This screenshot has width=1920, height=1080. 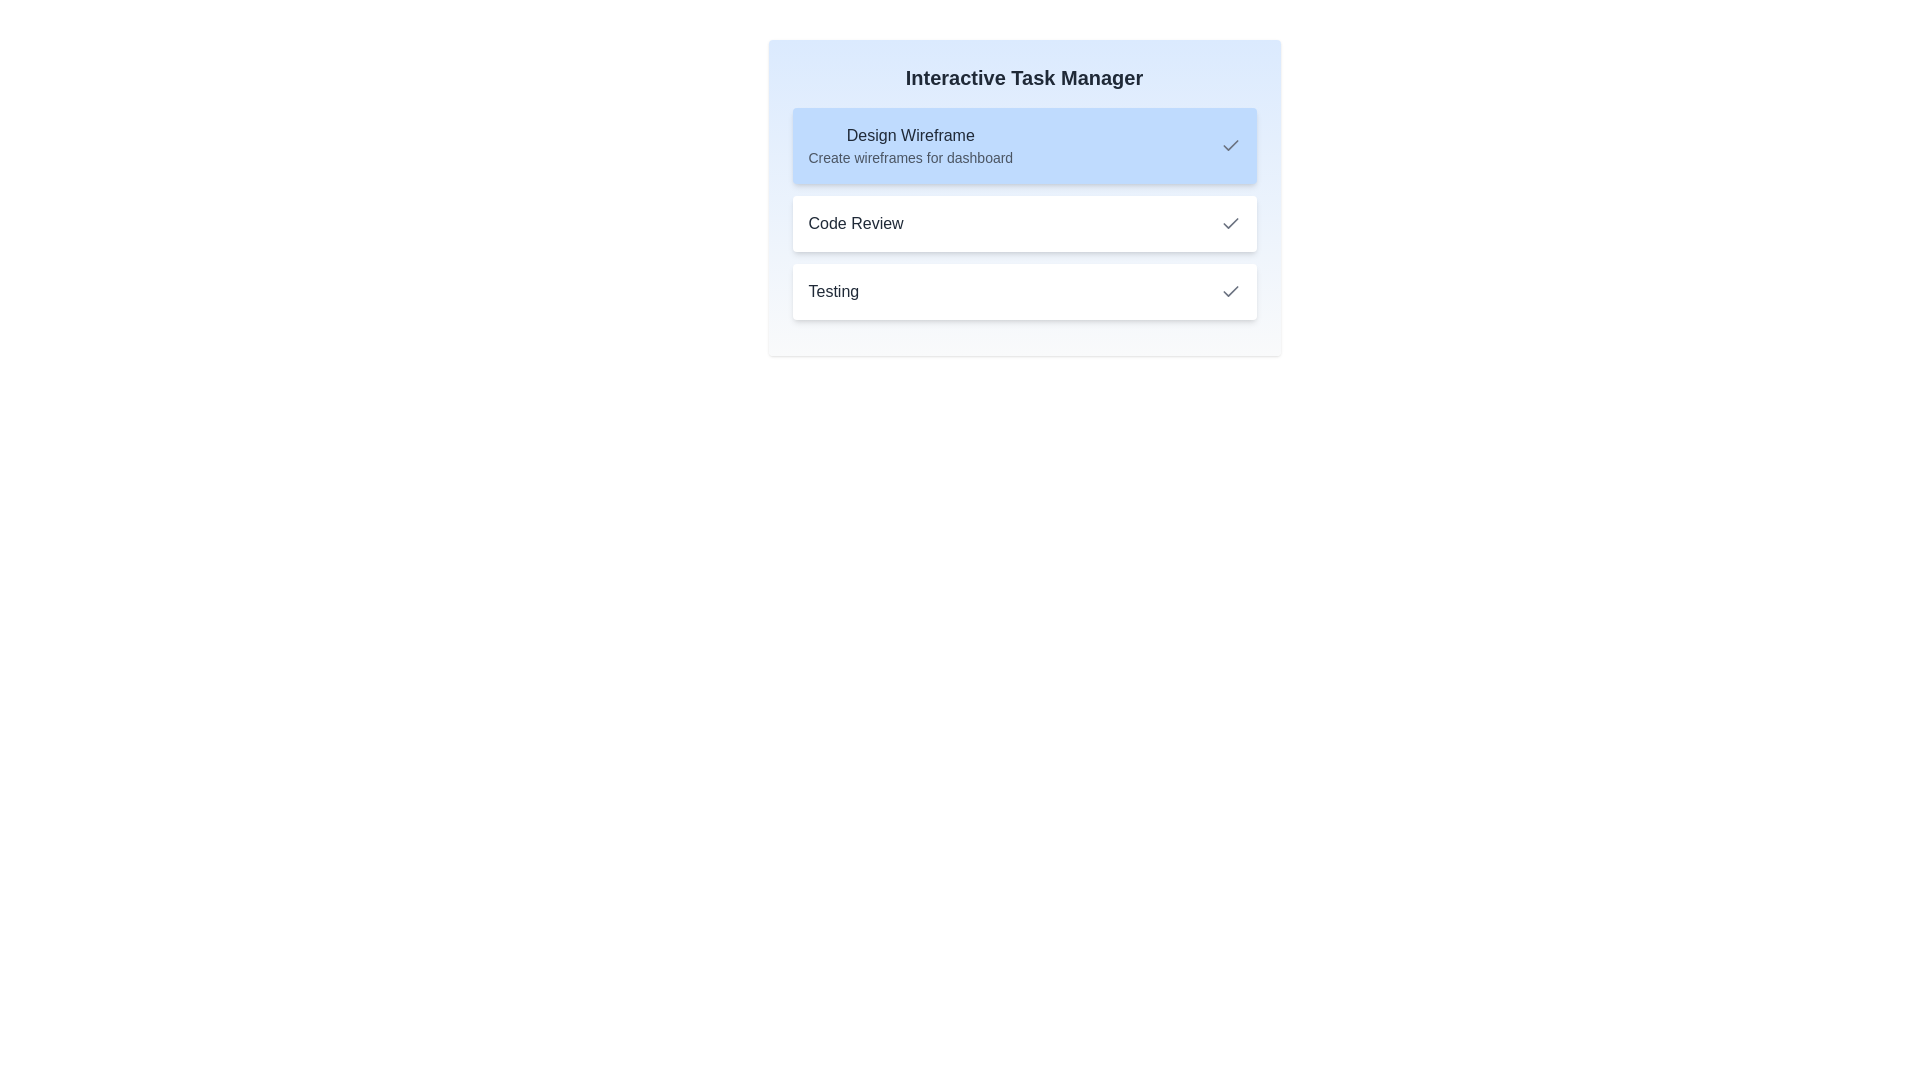 What do you see at coordinates (1024, 145) in the screenshot?
I see `the task 'Design Wireframe' to view its details` at bounding box center [1024, 145].